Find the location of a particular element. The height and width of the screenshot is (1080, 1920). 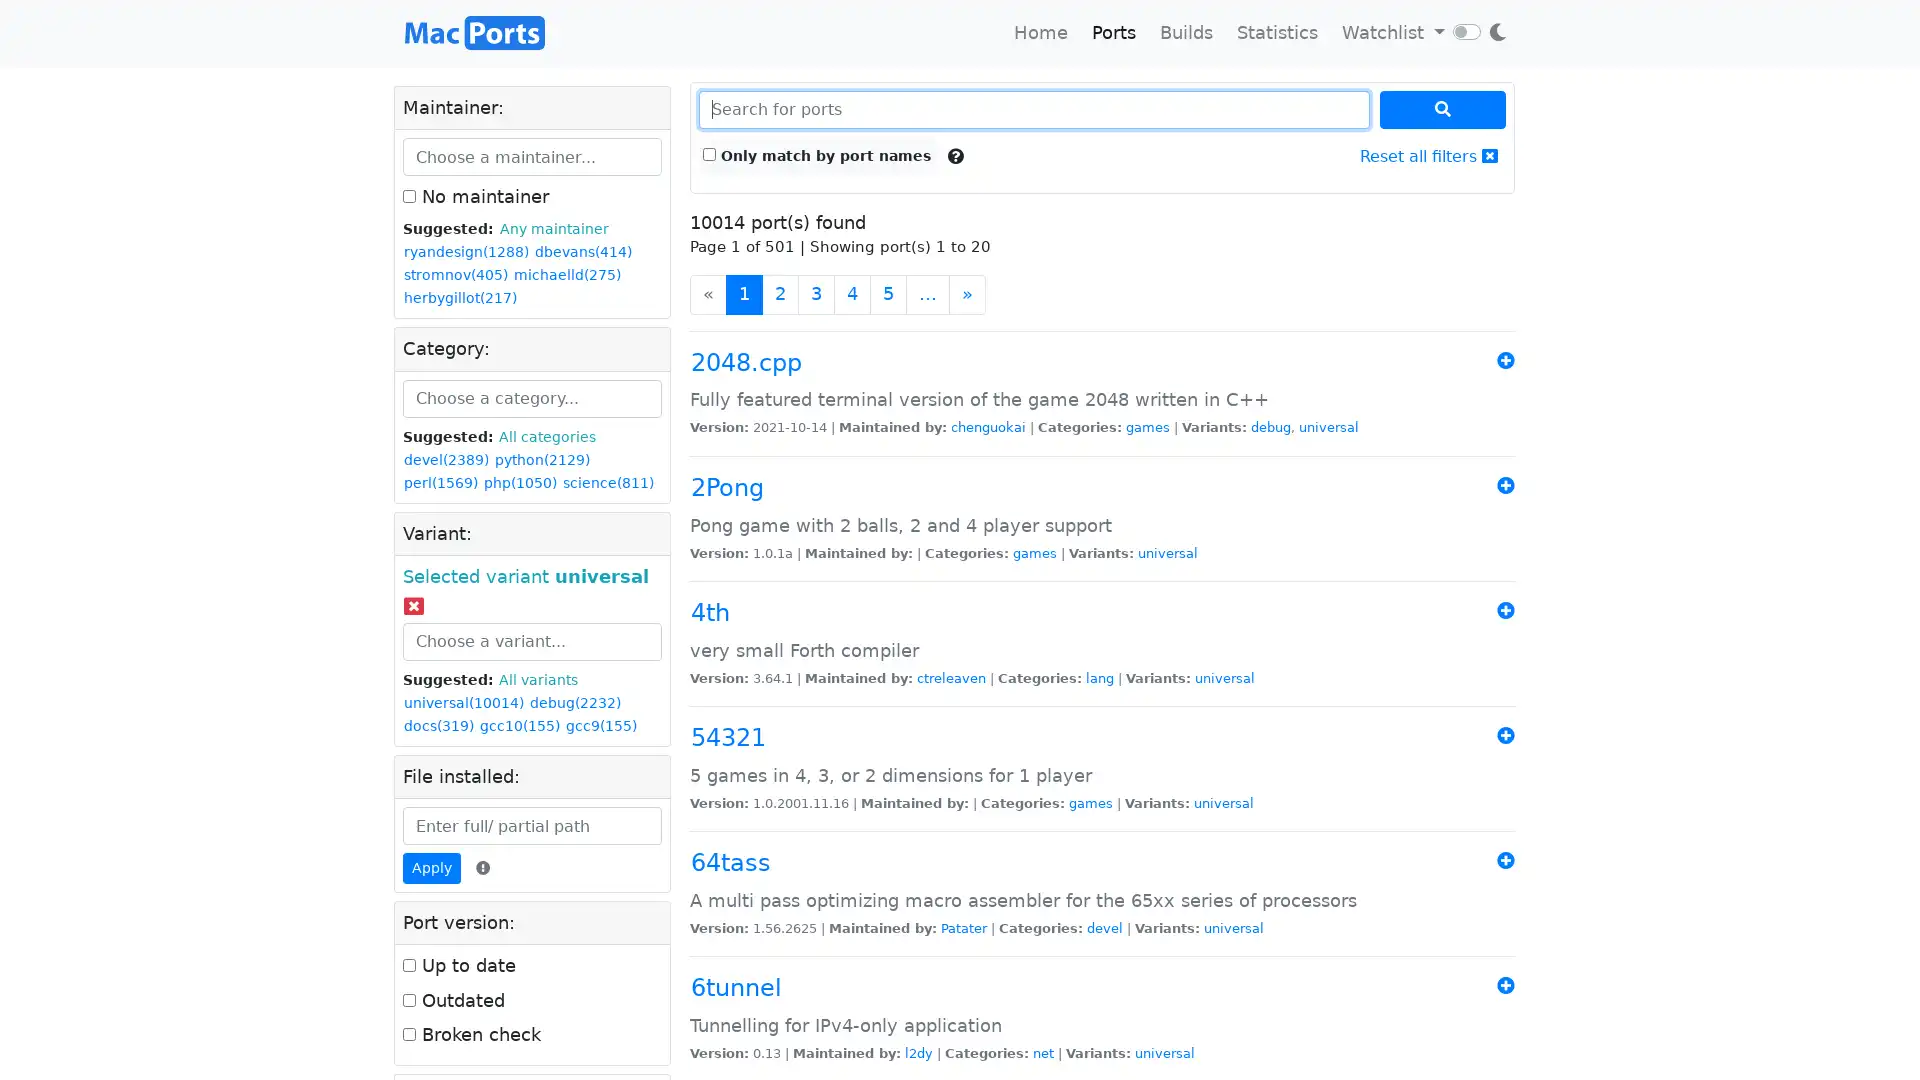

Apply is located at coordinates (431, 867).